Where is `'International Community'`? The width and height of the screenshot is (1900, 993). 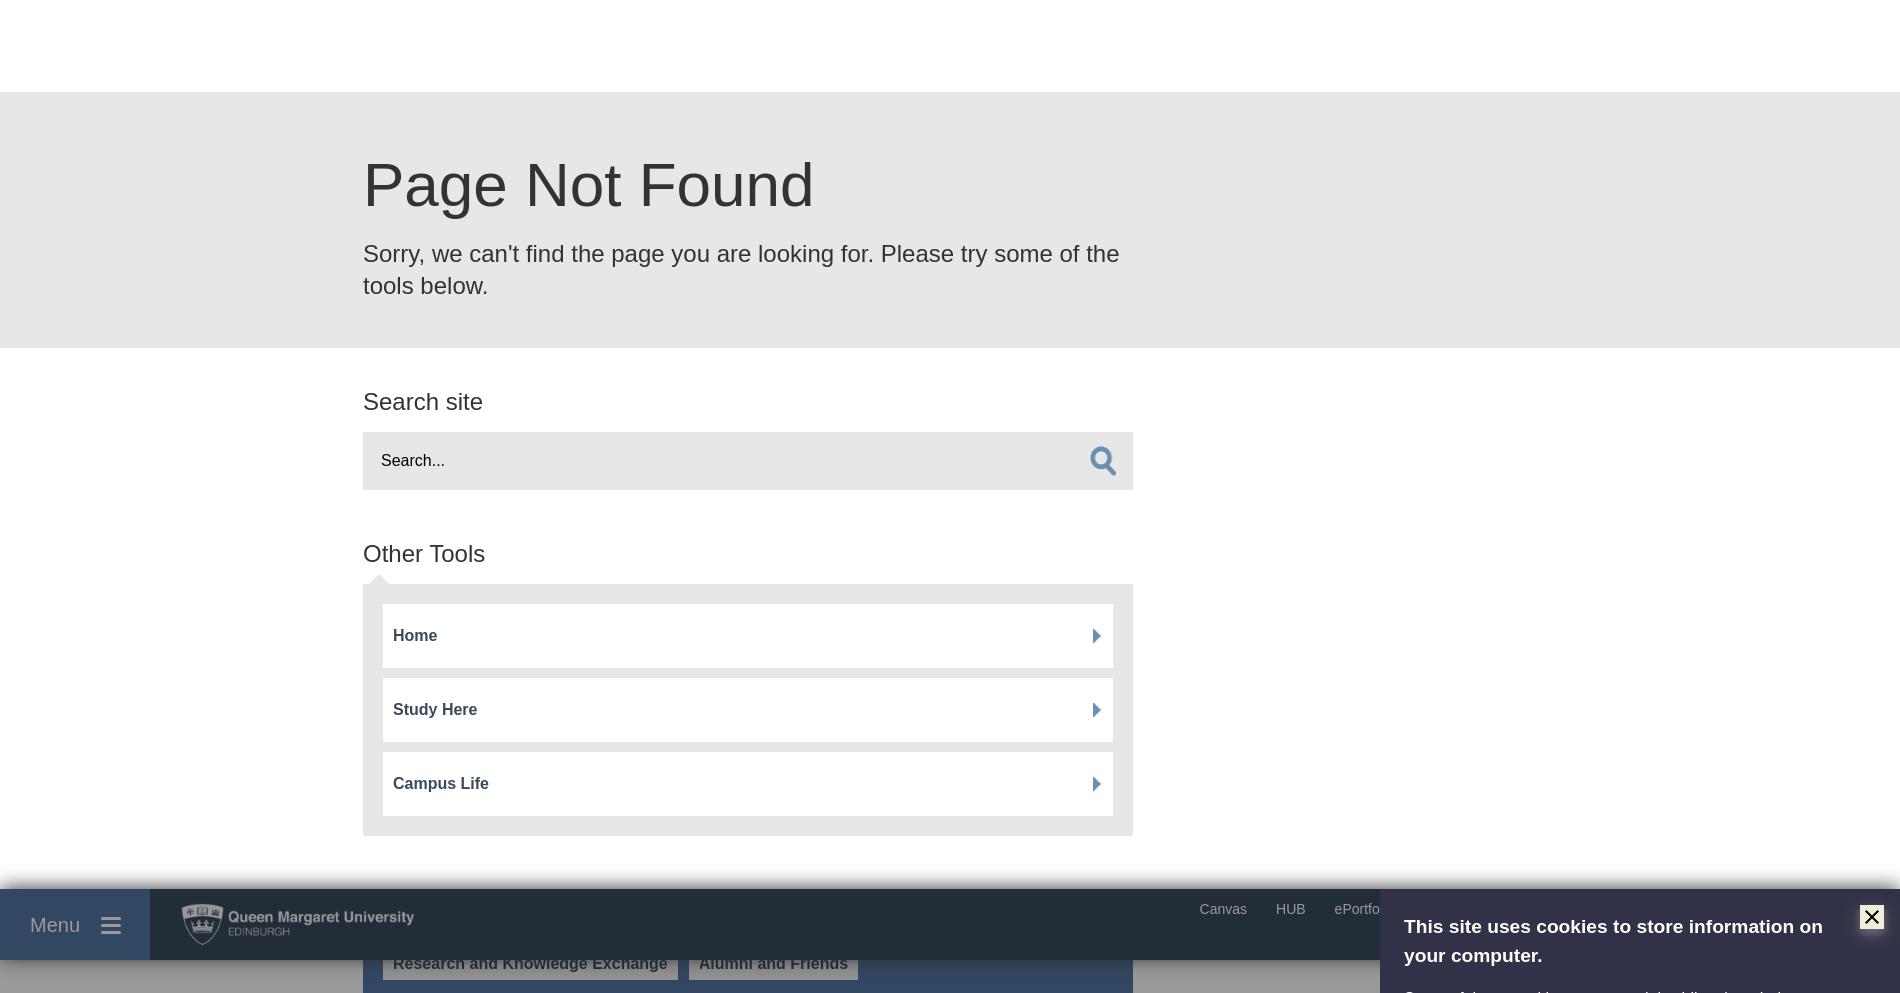 'International Community' is located at coordinates (466, 323).